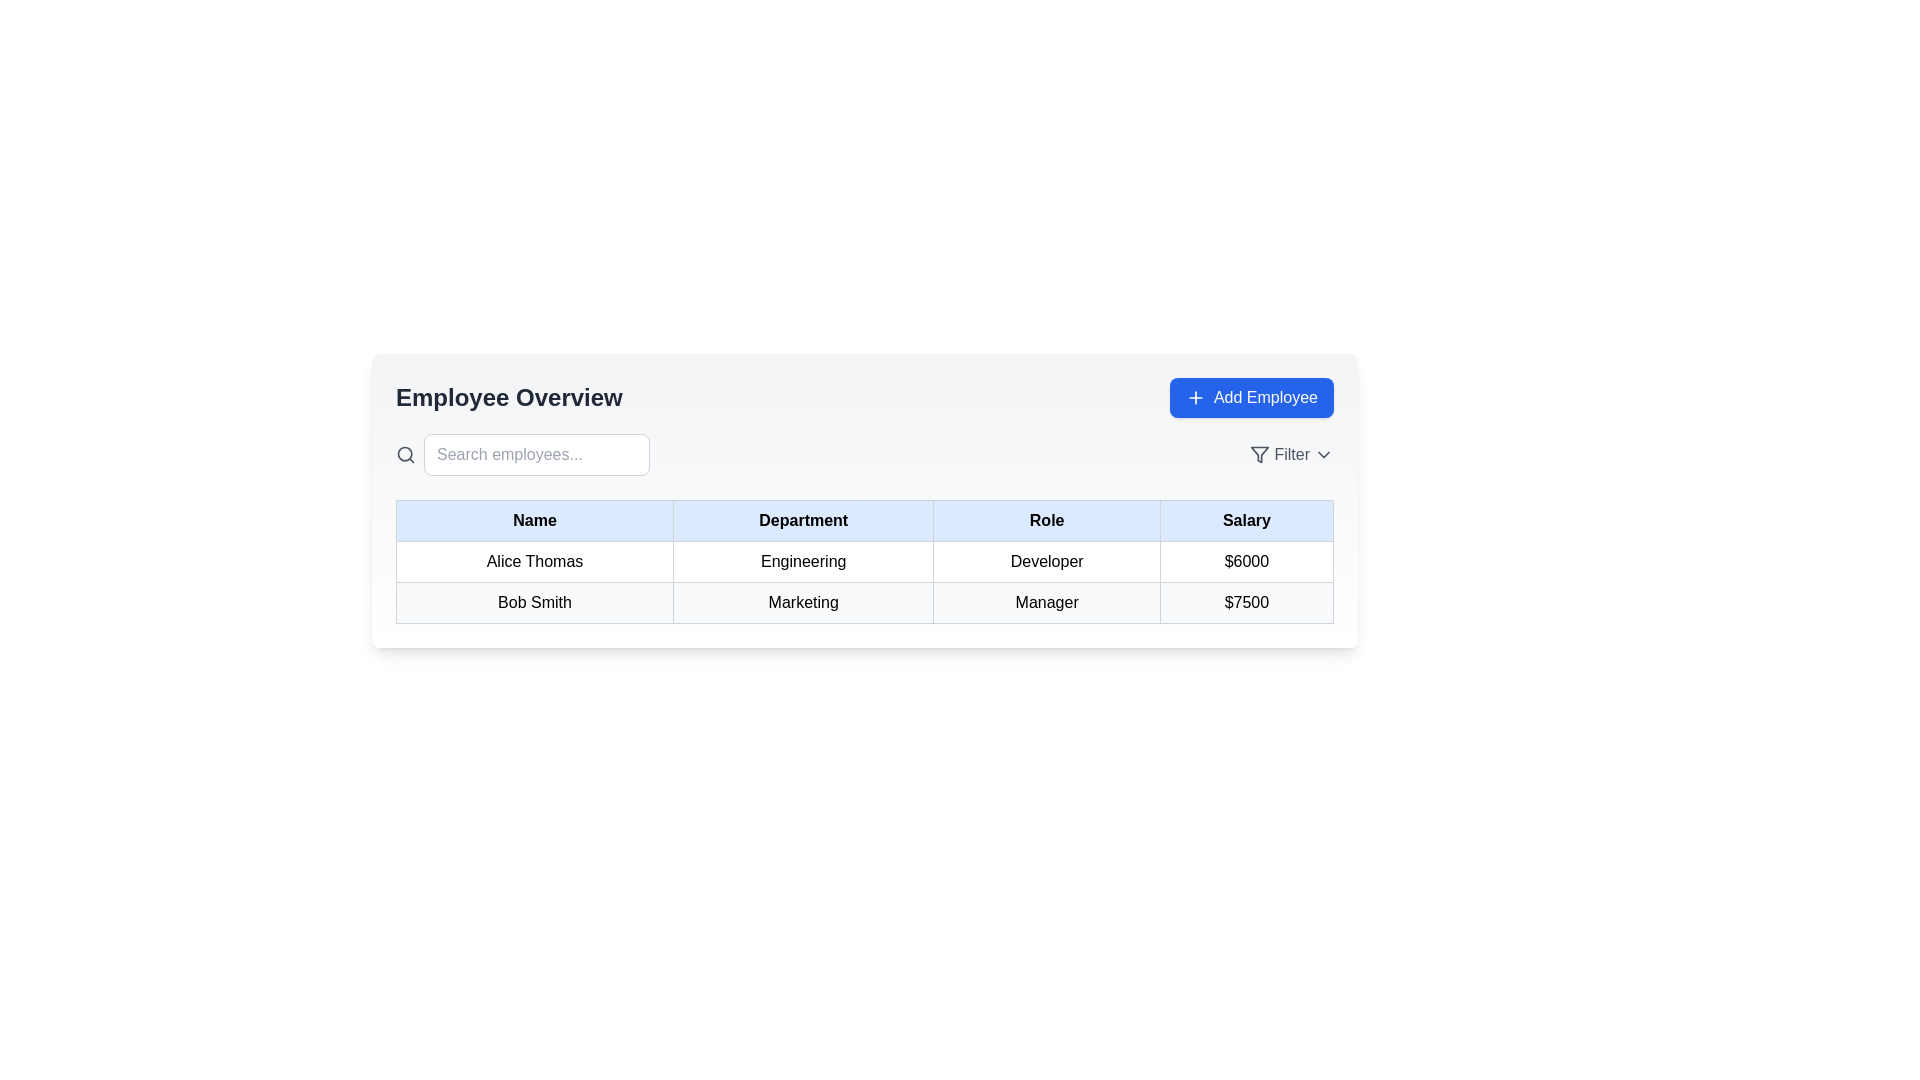 Image resolution: width=1920 pixels, height=1080 pixels. What do you see at coordinates (803, 601) in the screenshot?
I see `the table cell displaying the department name 'Marketing' for the individual 'Bob Smith', which is the second cell in the second row of the table under the header 'Department'` at bounding box center [803, 601].